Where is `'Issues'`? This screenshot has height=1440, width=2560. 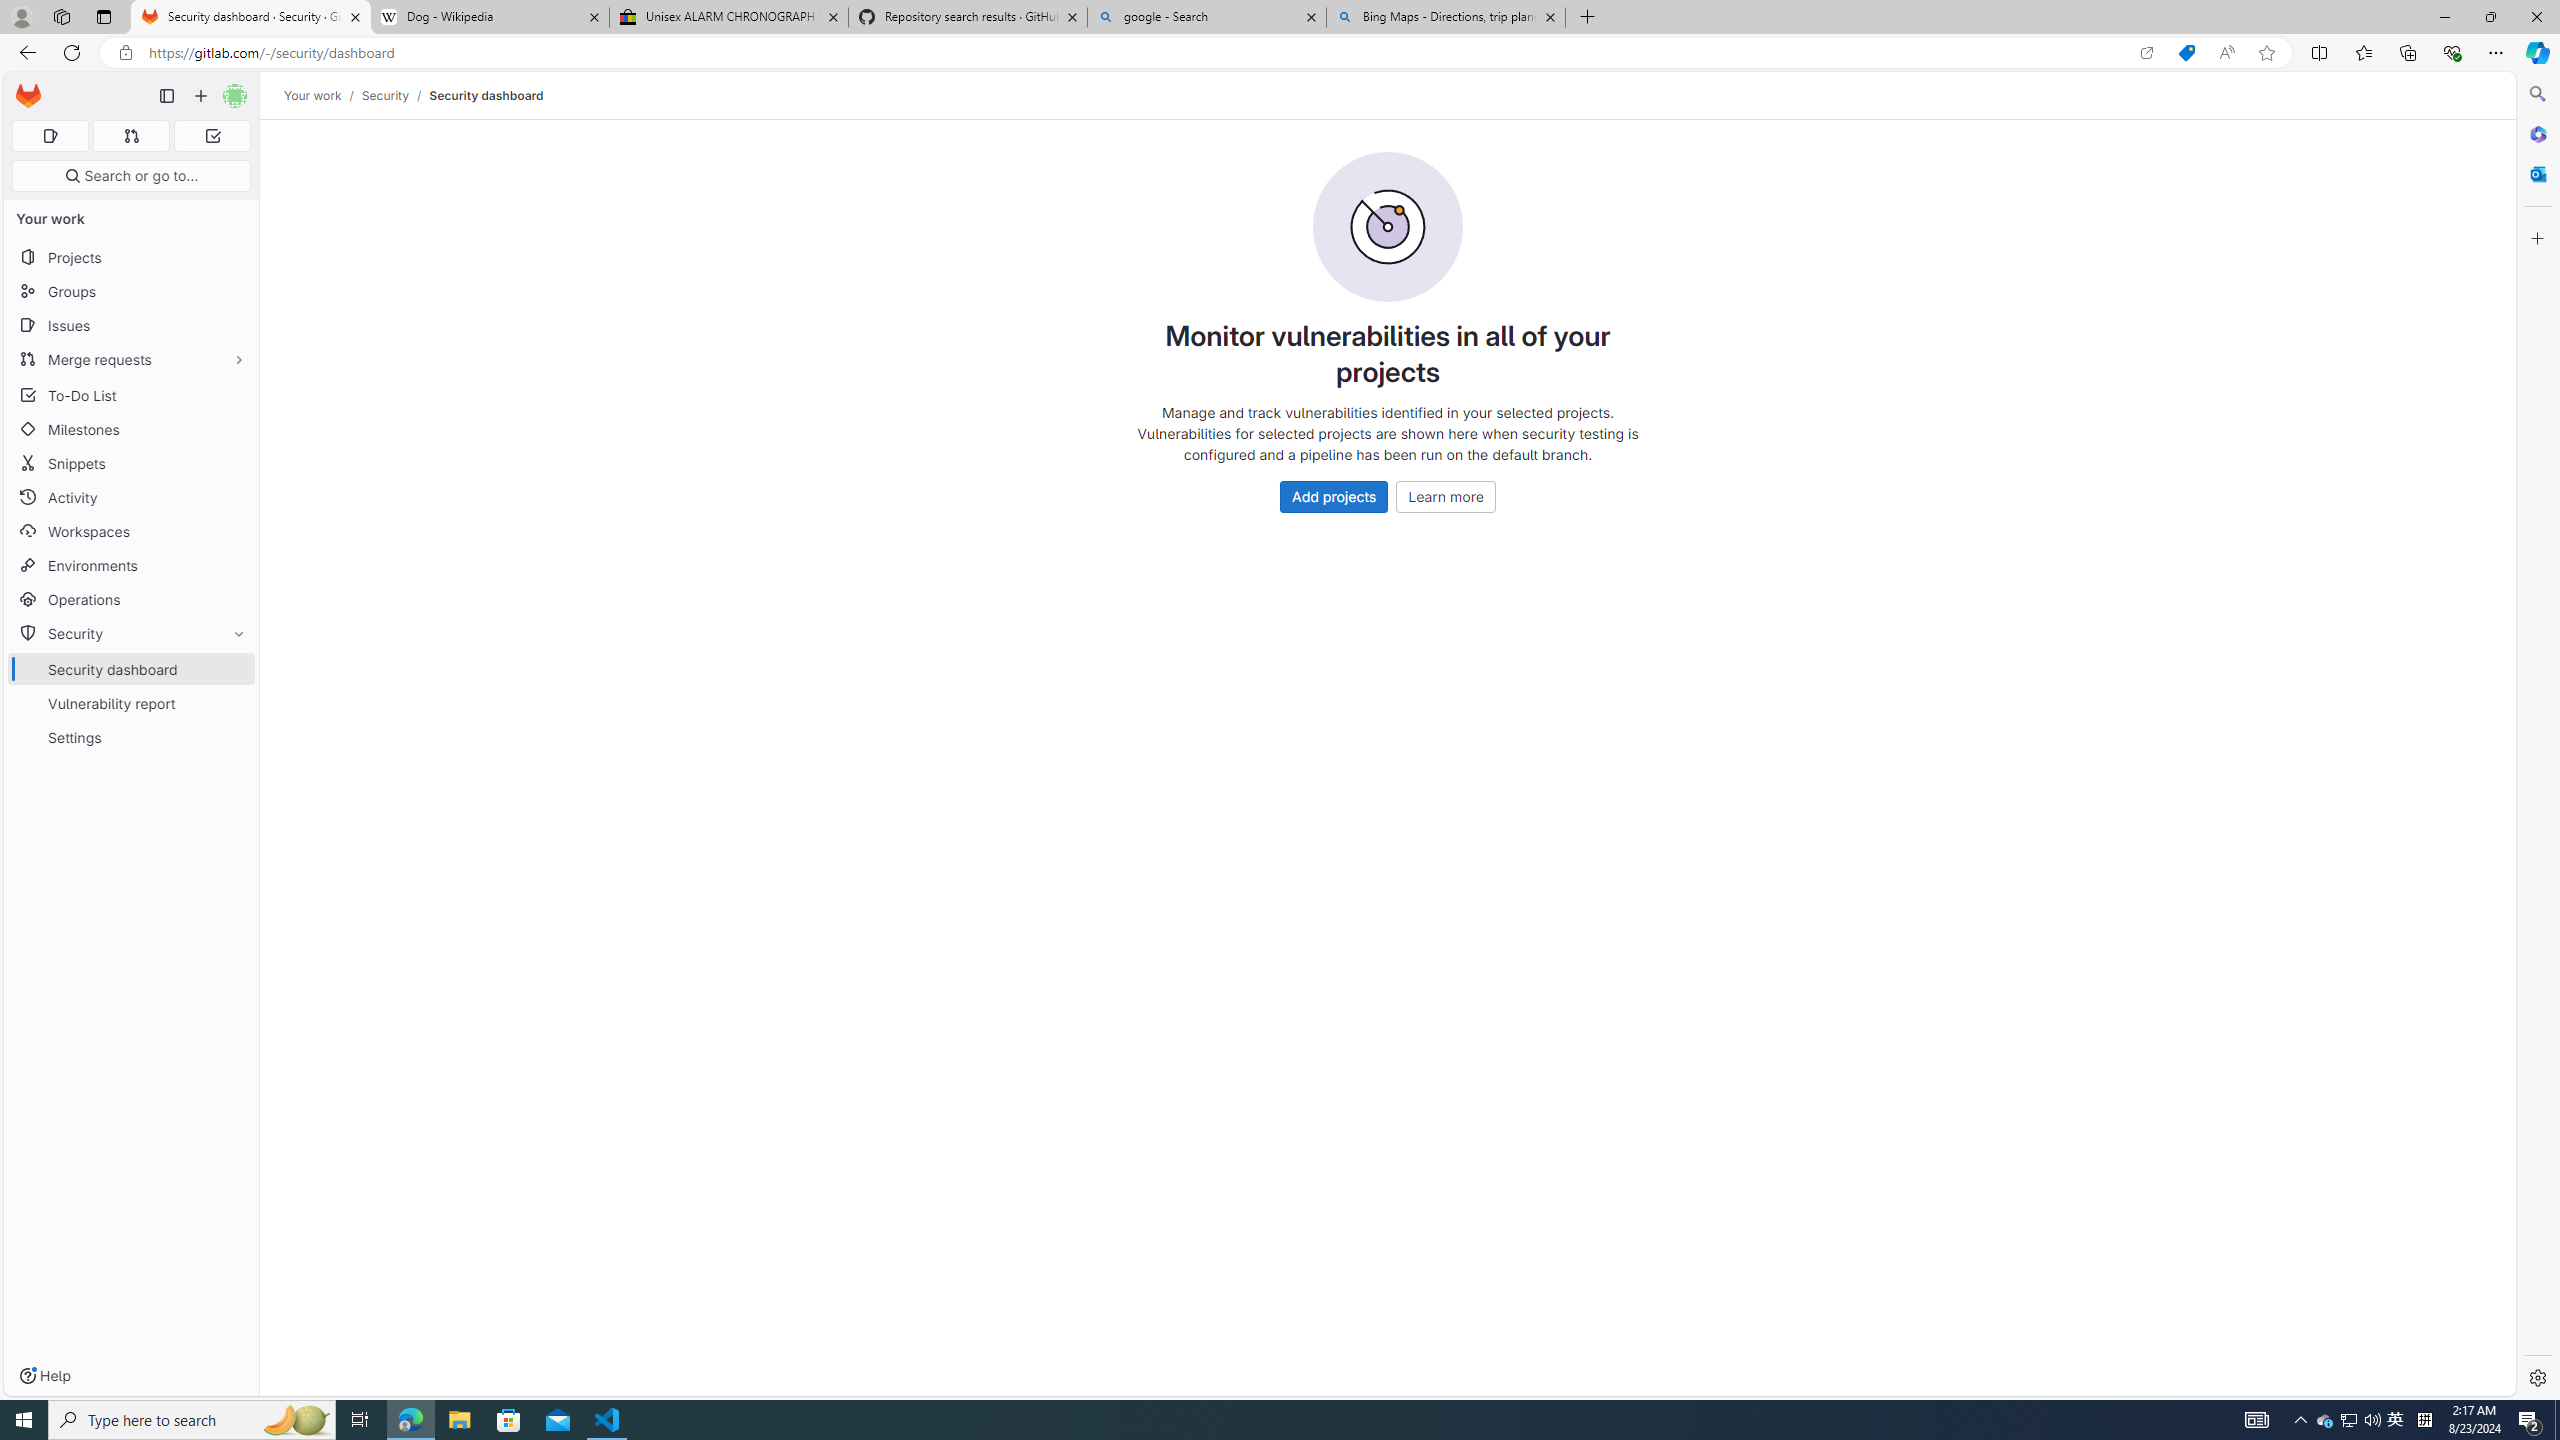 'Issues' is located at coordinates (130, 325).